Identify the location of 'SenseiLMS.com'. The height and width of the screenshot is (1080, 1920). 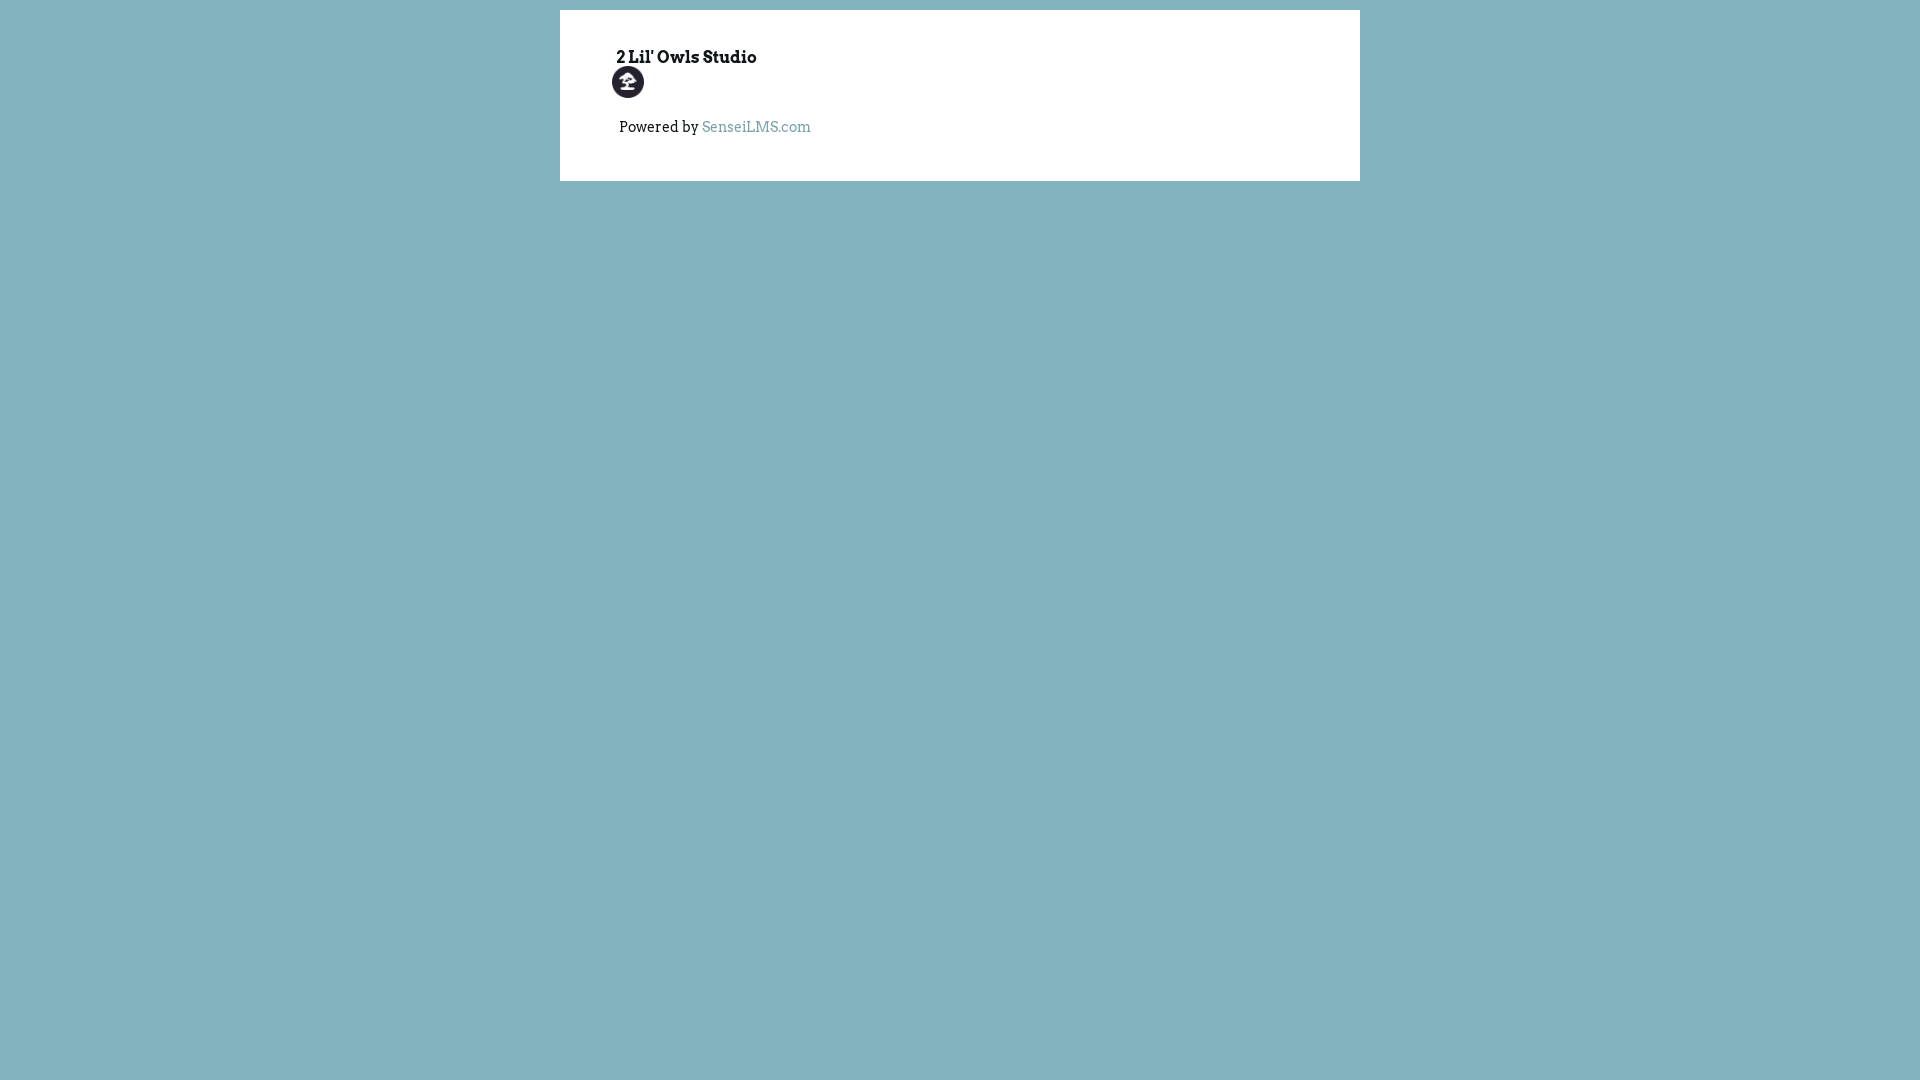
(701, 127).